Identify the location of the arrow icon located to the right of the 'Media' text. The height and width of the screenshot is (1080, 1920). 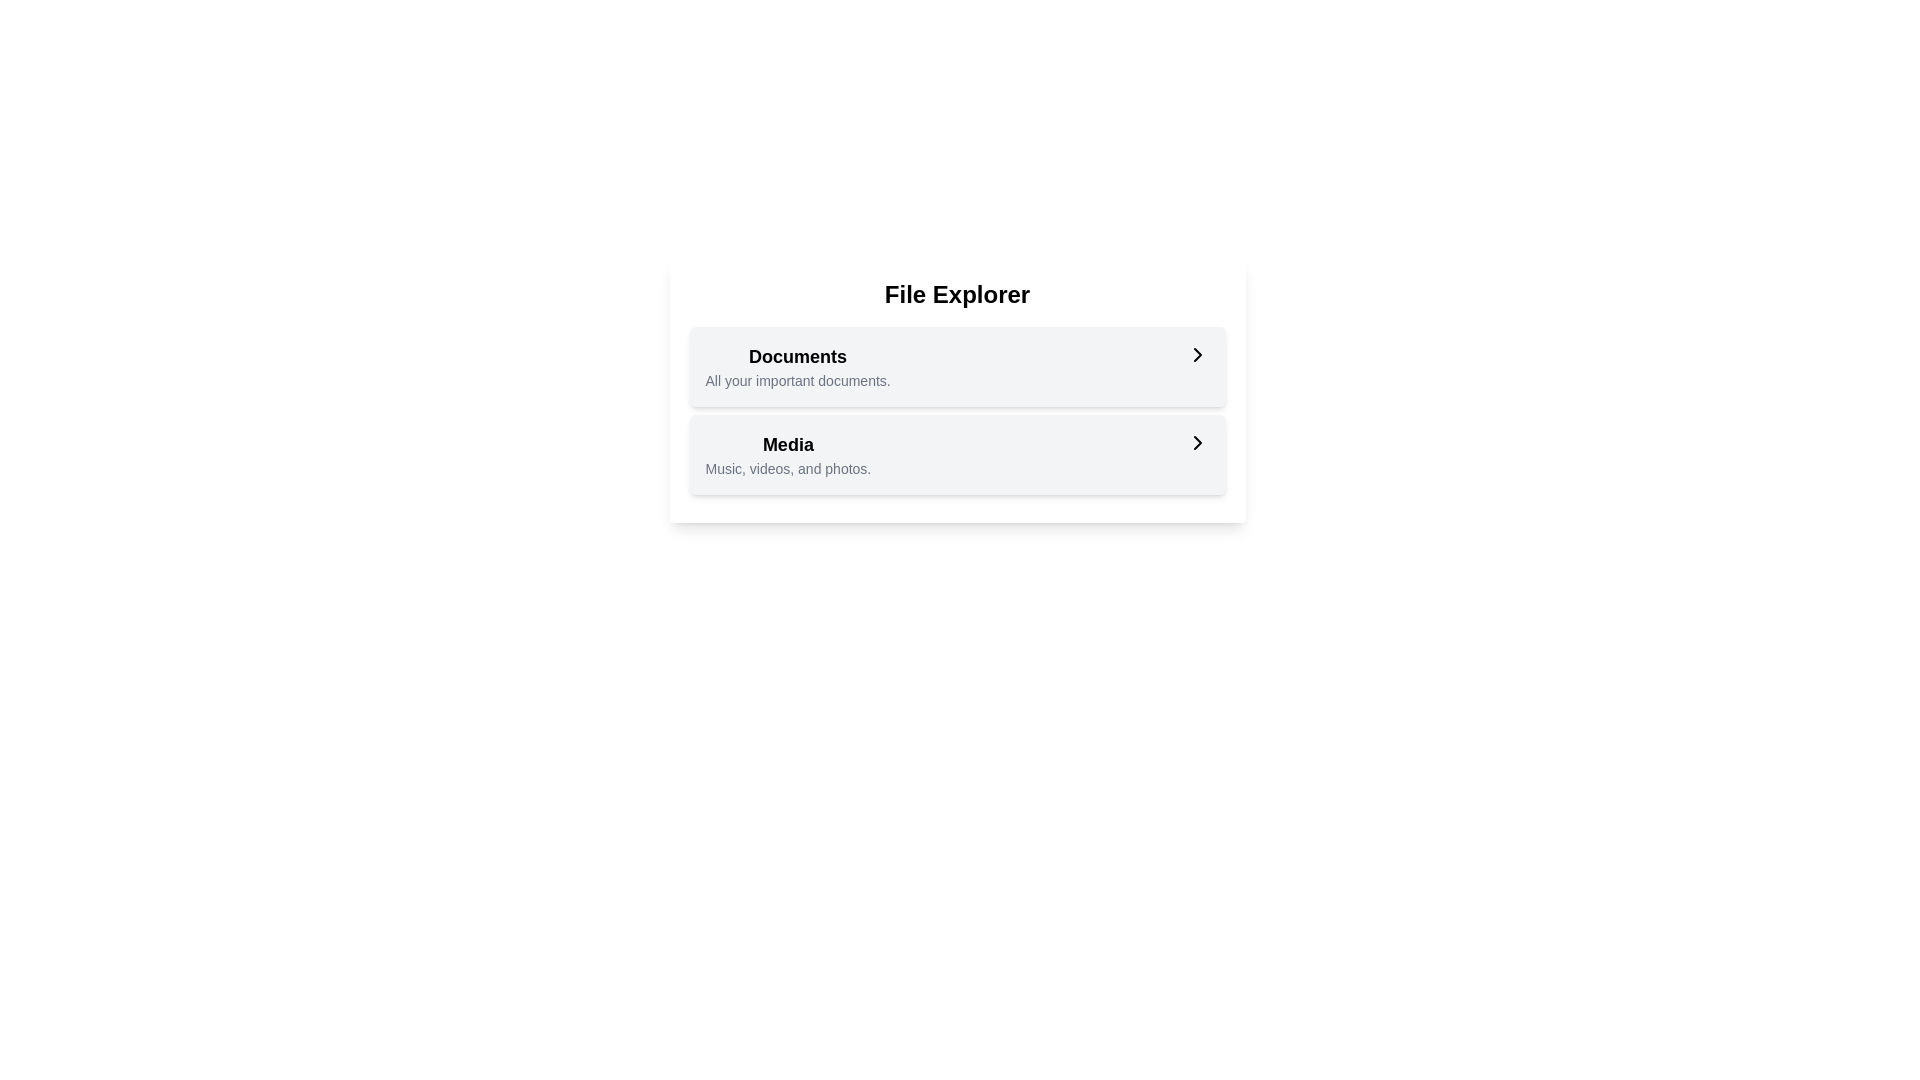
(1197, 442).